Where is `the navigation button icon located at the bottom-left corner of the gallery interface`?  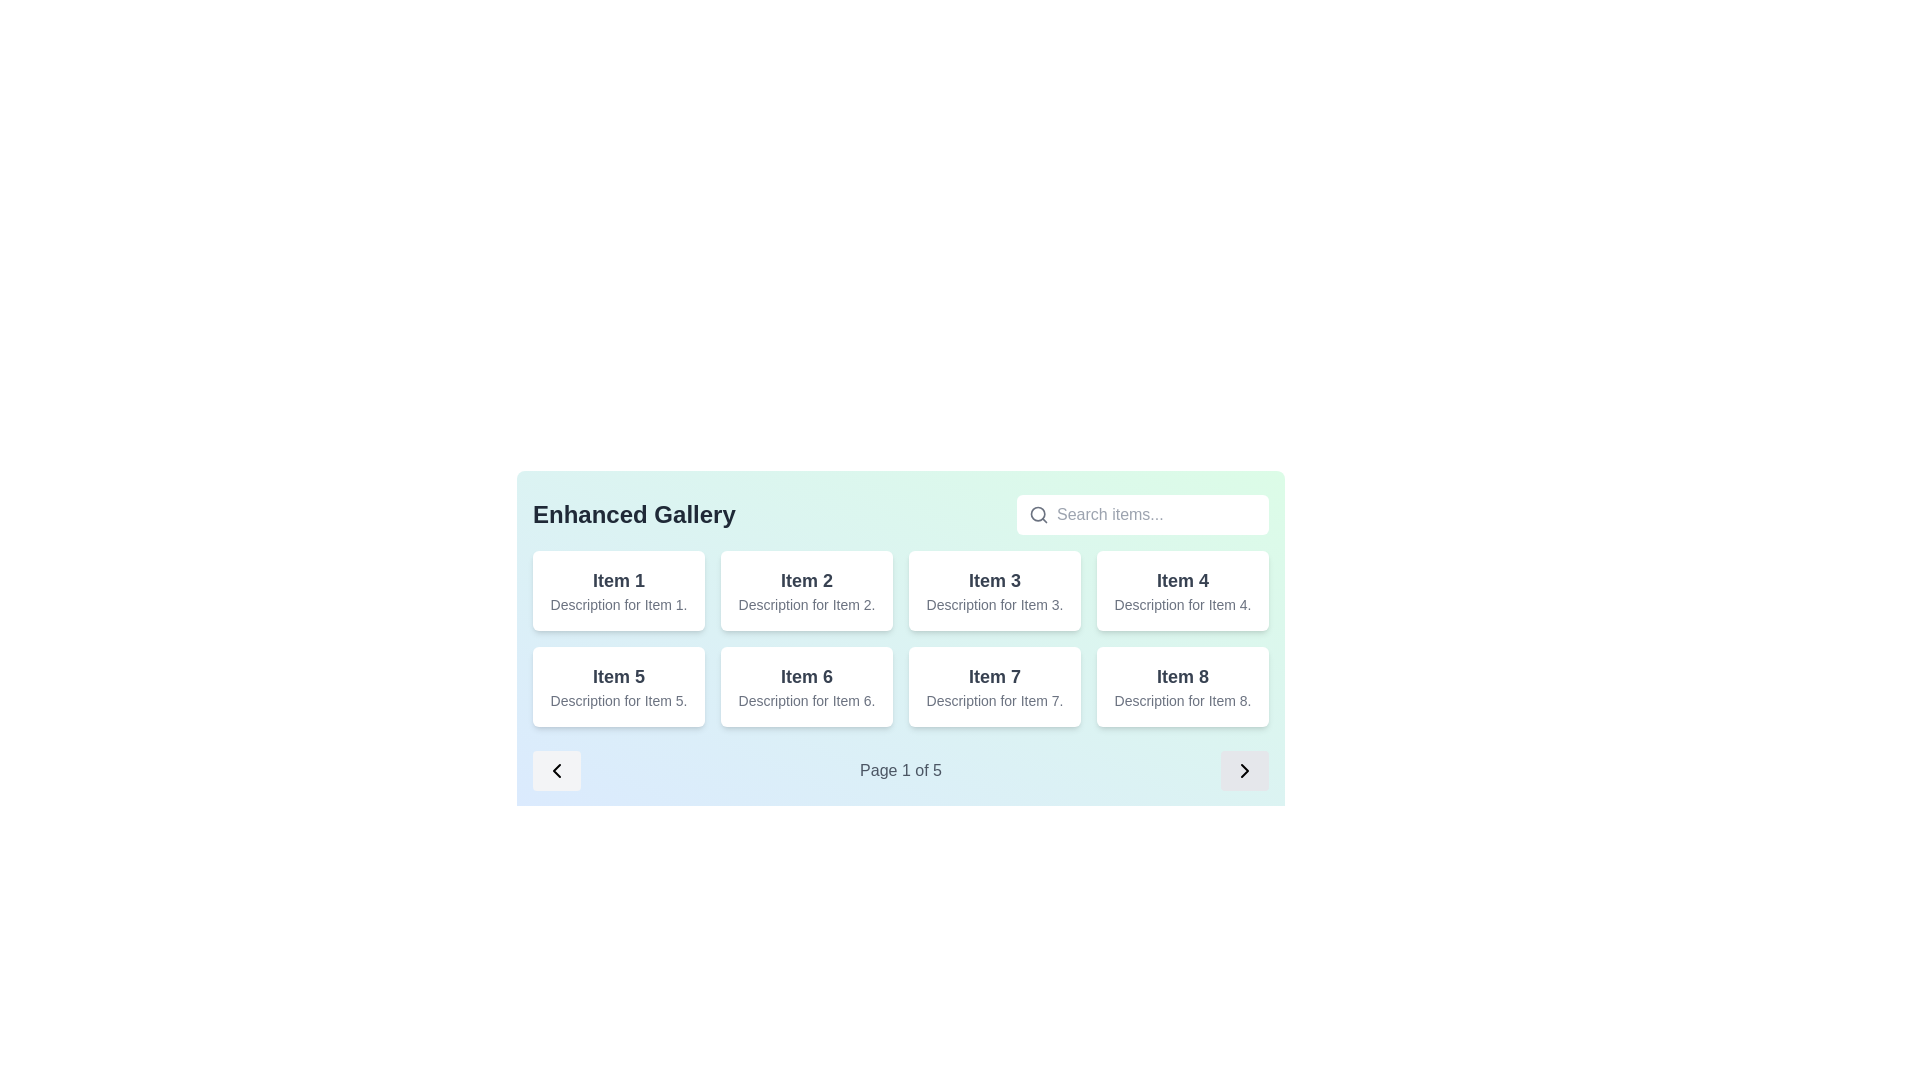 the navigation button icon located at the bottom-left corner of the gallery interface is located at coordinates (556, 770).